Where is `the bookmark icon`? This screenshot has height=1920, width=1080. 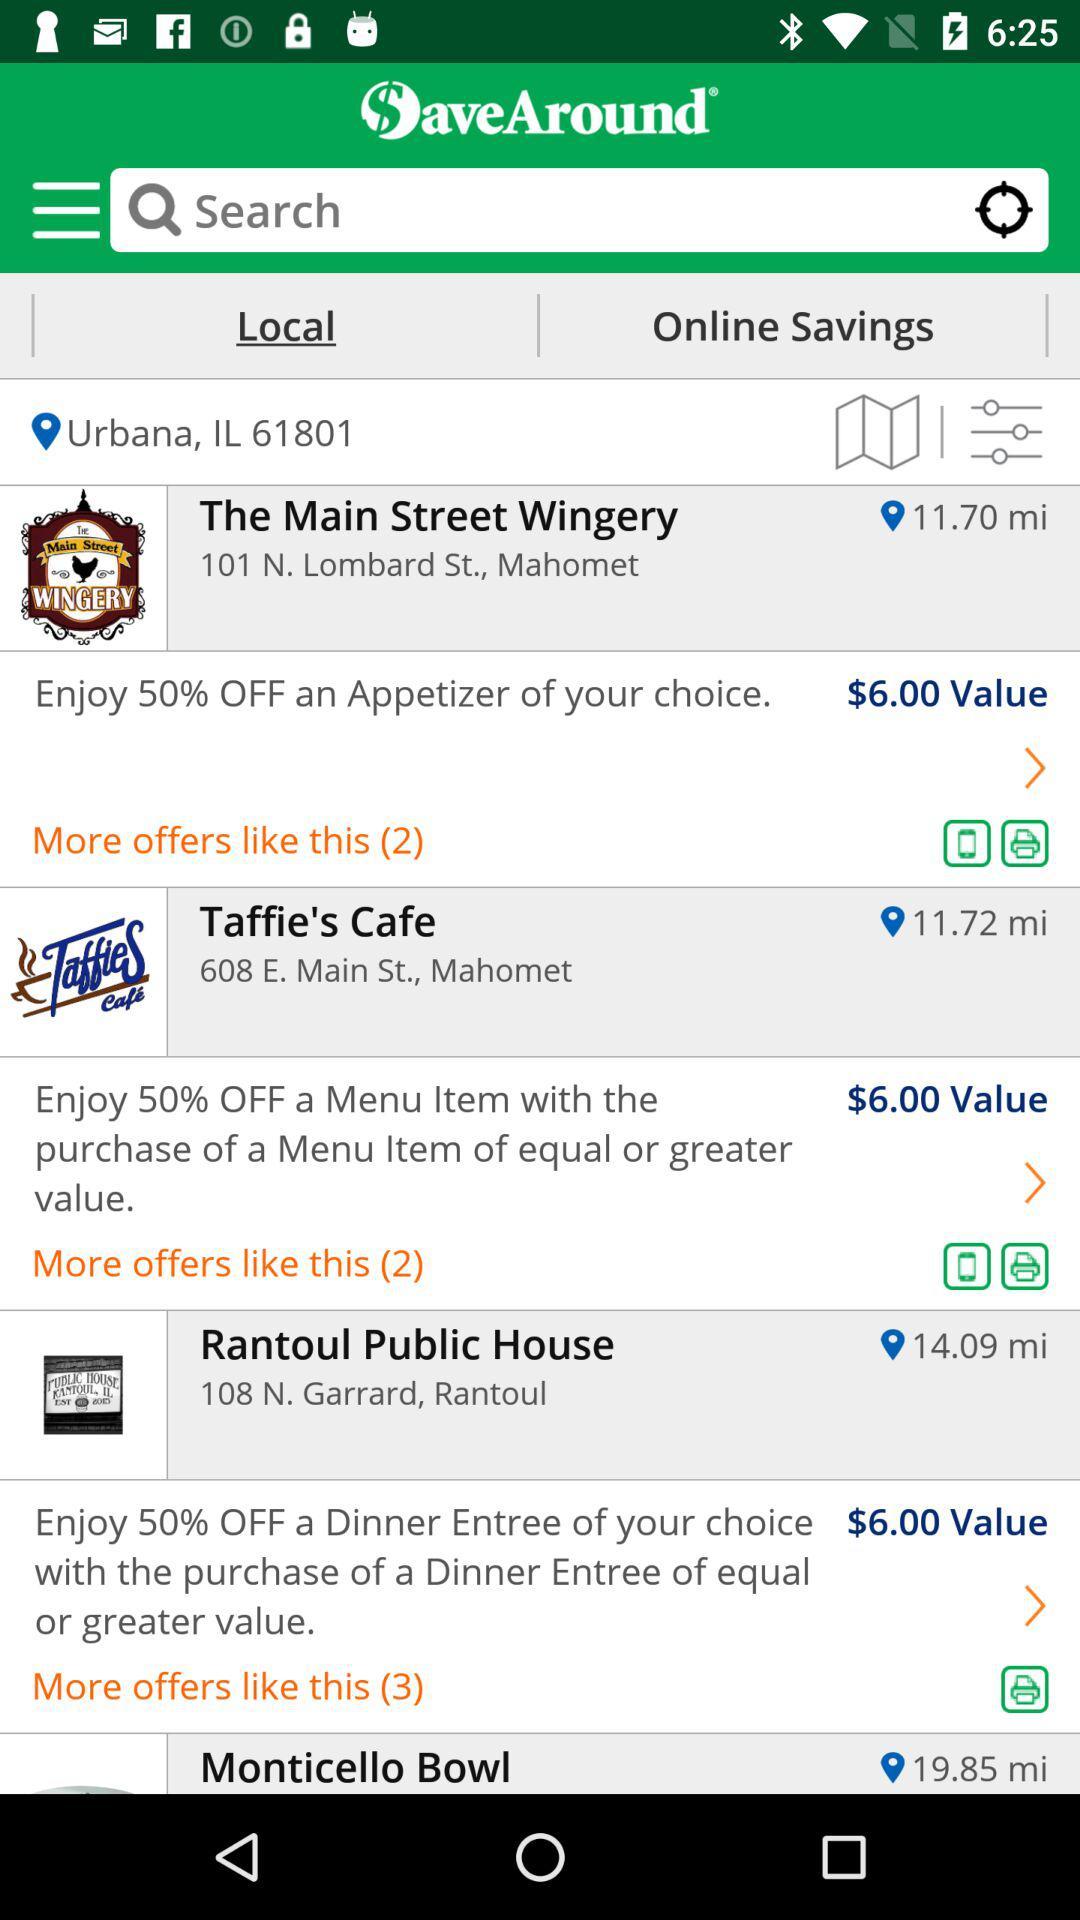
the bookmark icon is located at coordinates (876, 431).